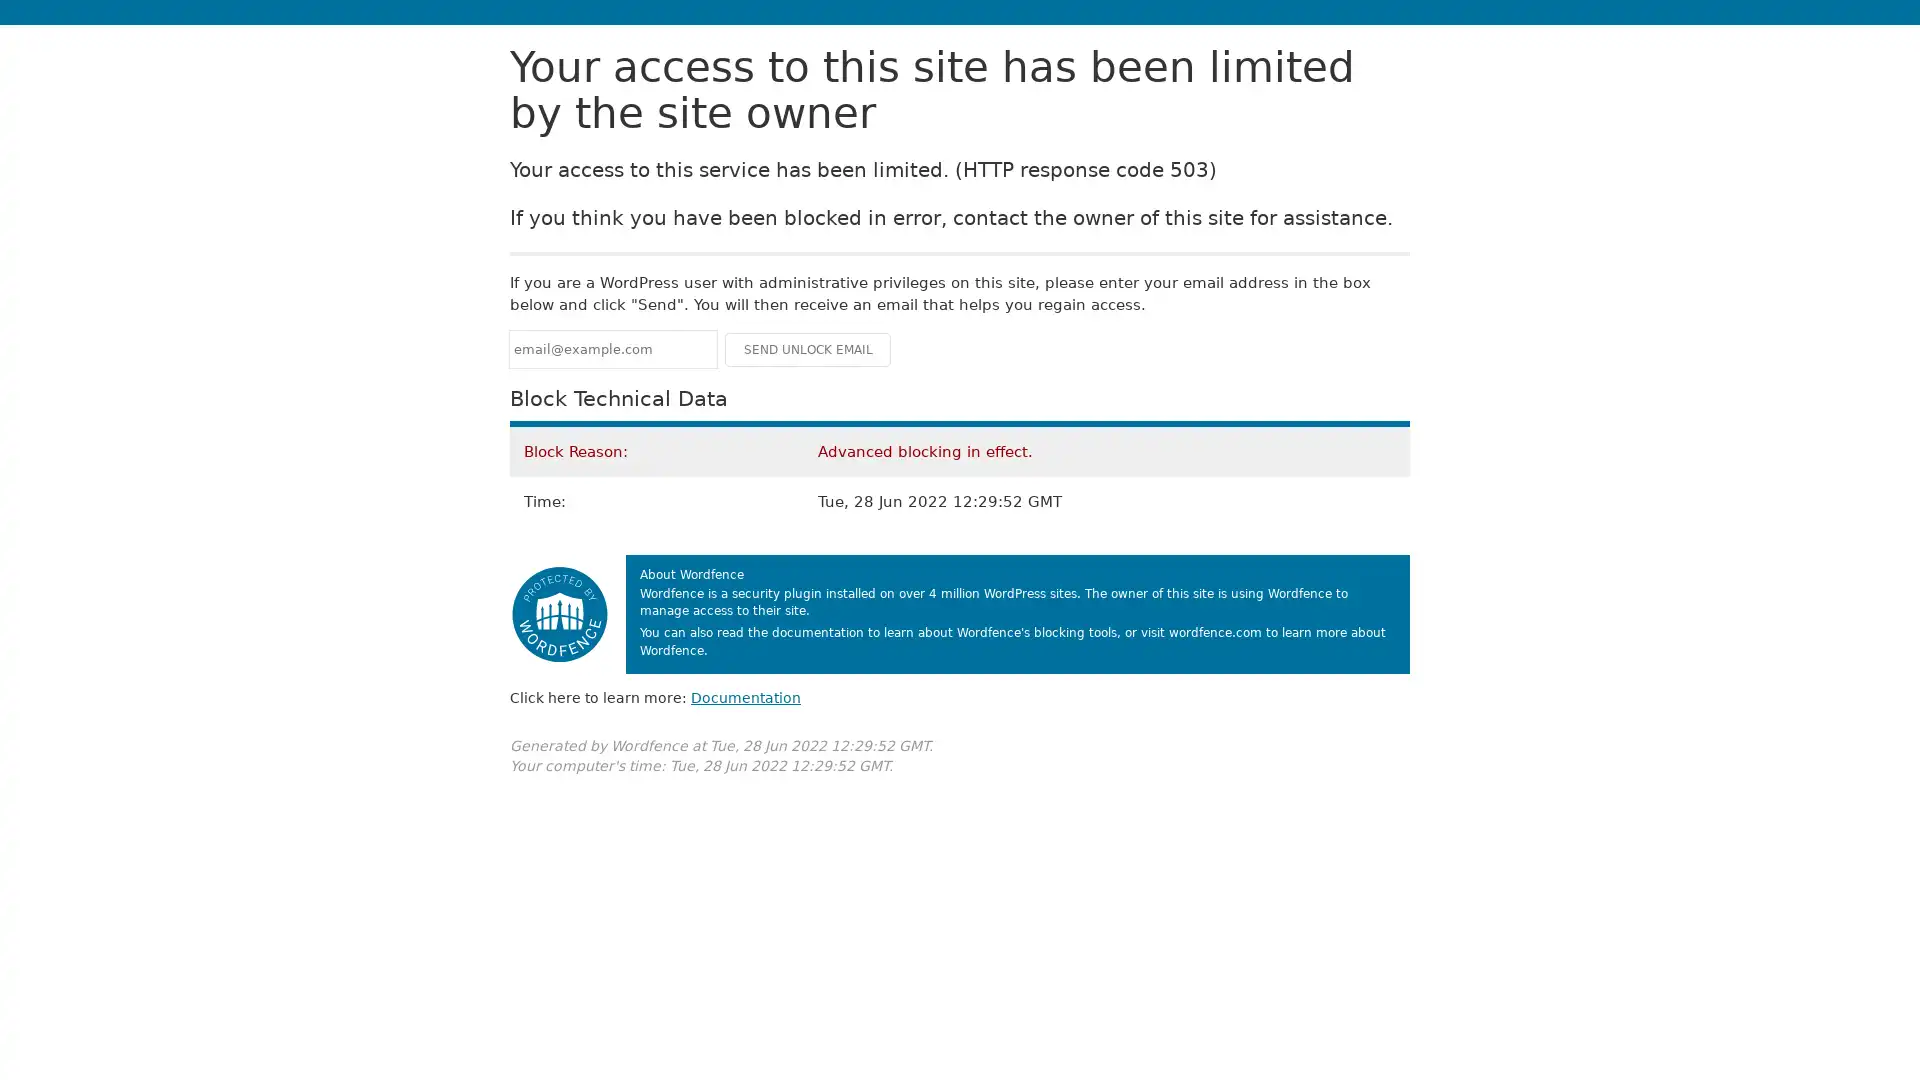 Image resolution: width=1920 pixels, height=1080 pixels. I want to click on Send Unlock Email, so click(807, 348).